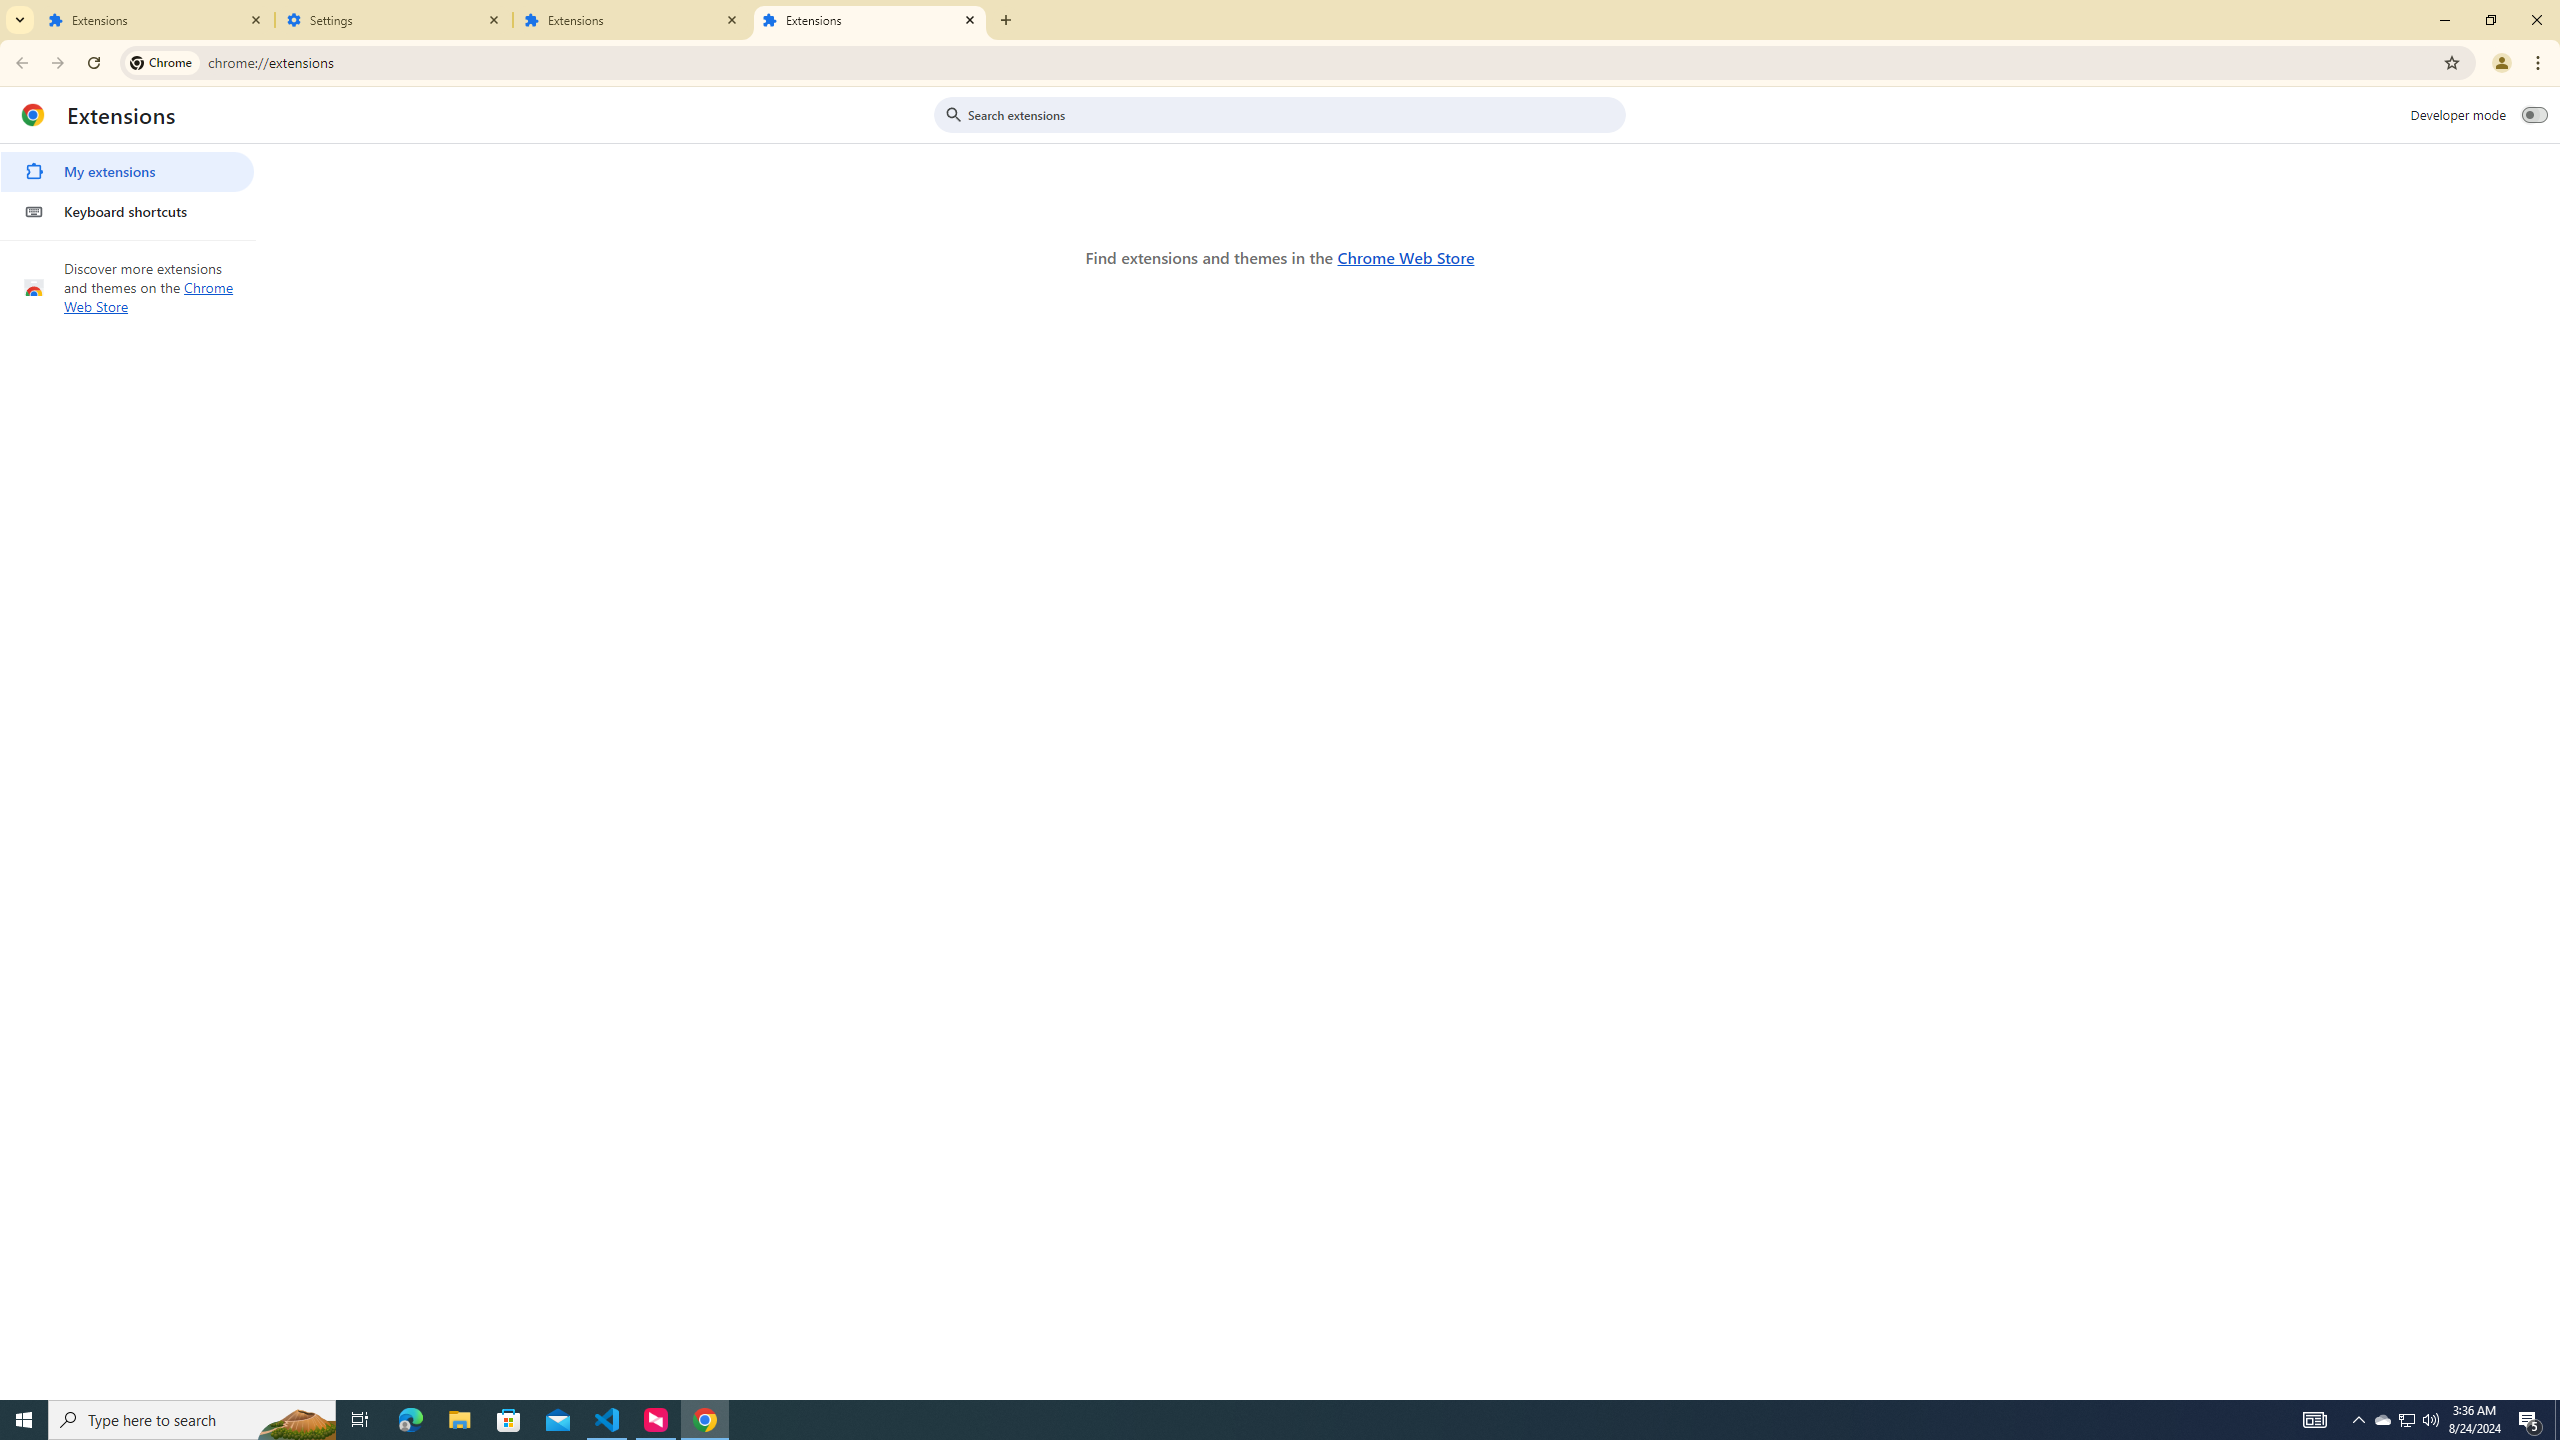 Image resolution: width=2560 pixels, height=1440 pixels. Describe the element at coordinates (1405, 256) in the screenshot. I see `'Chrome Web Store'` at that location.